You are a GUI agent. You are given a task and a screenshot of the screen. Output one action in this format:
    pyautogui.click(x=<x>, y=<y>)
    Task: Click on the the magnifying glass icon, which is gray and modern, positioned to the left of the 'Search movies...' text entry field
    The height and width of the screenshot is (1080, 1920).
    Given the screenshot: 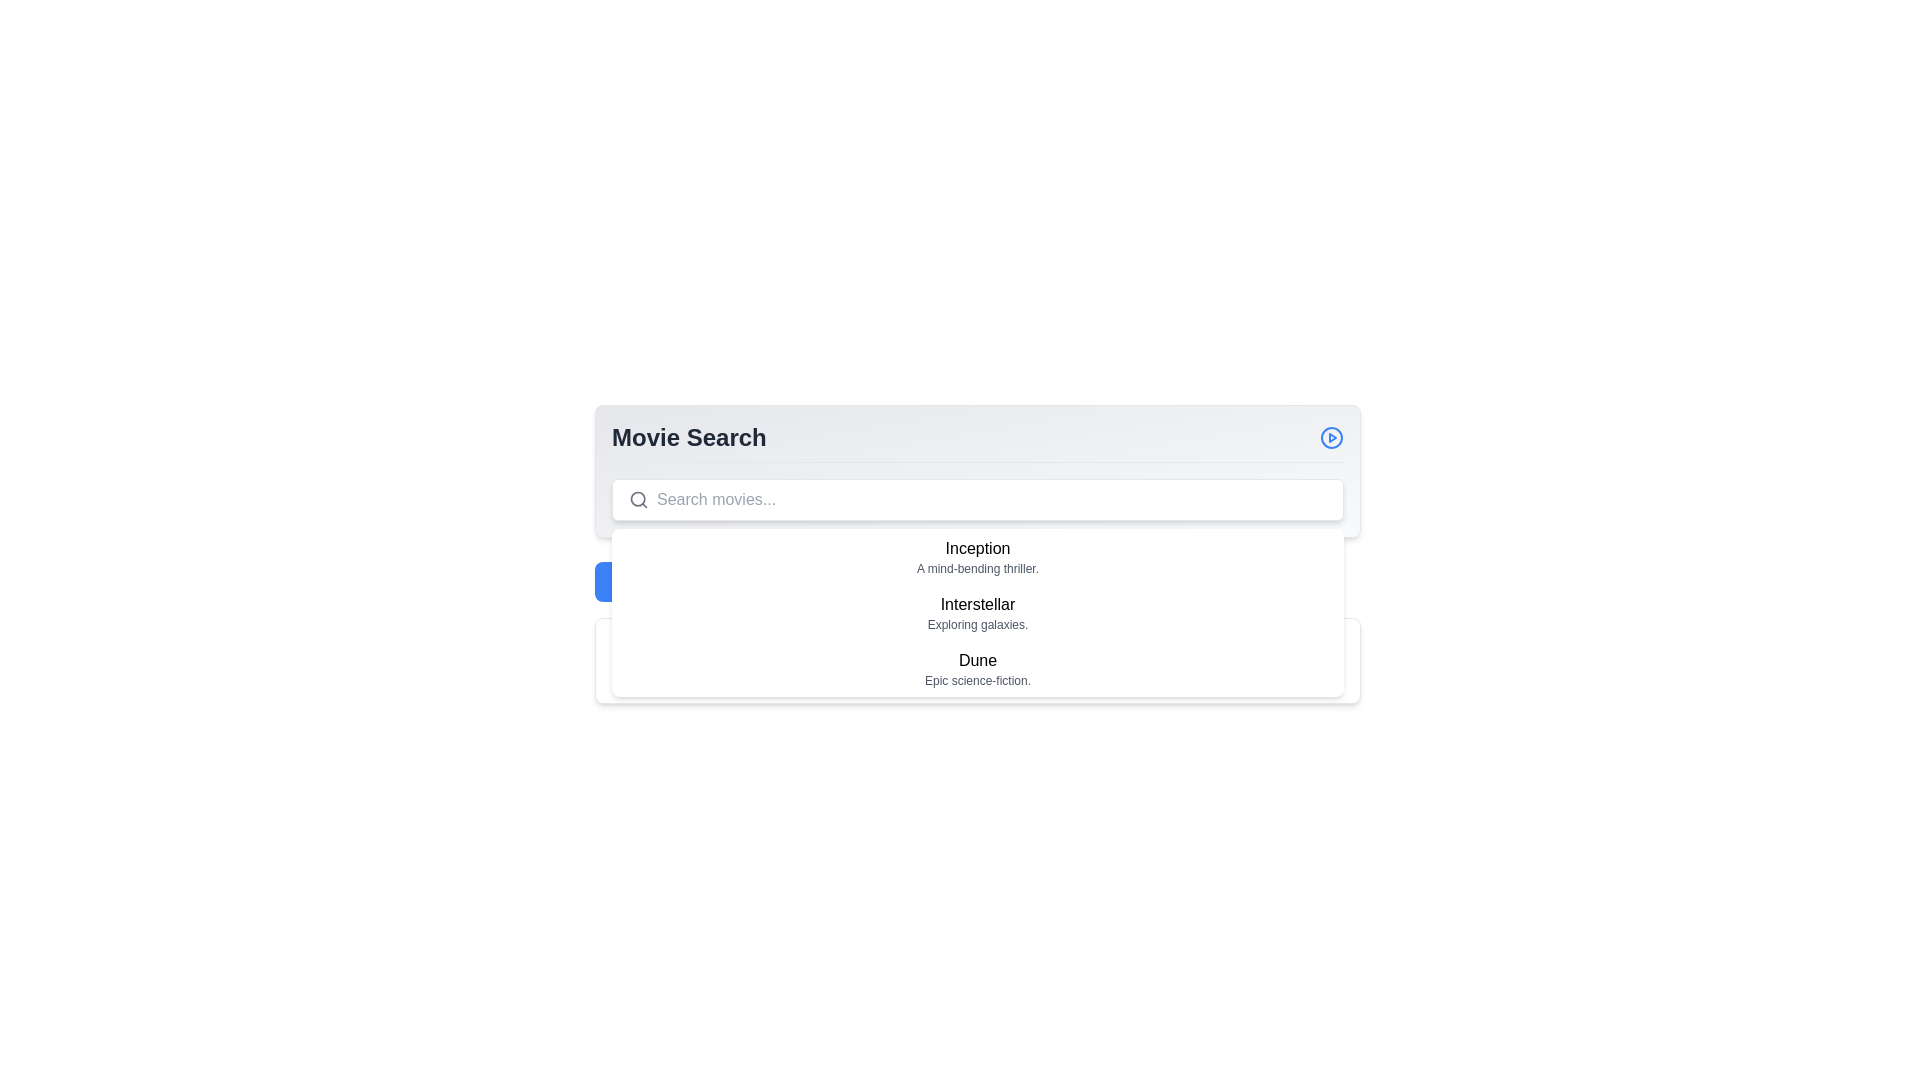 What is the action you would take?
    pyautogui.click(x=637, y=499)
    